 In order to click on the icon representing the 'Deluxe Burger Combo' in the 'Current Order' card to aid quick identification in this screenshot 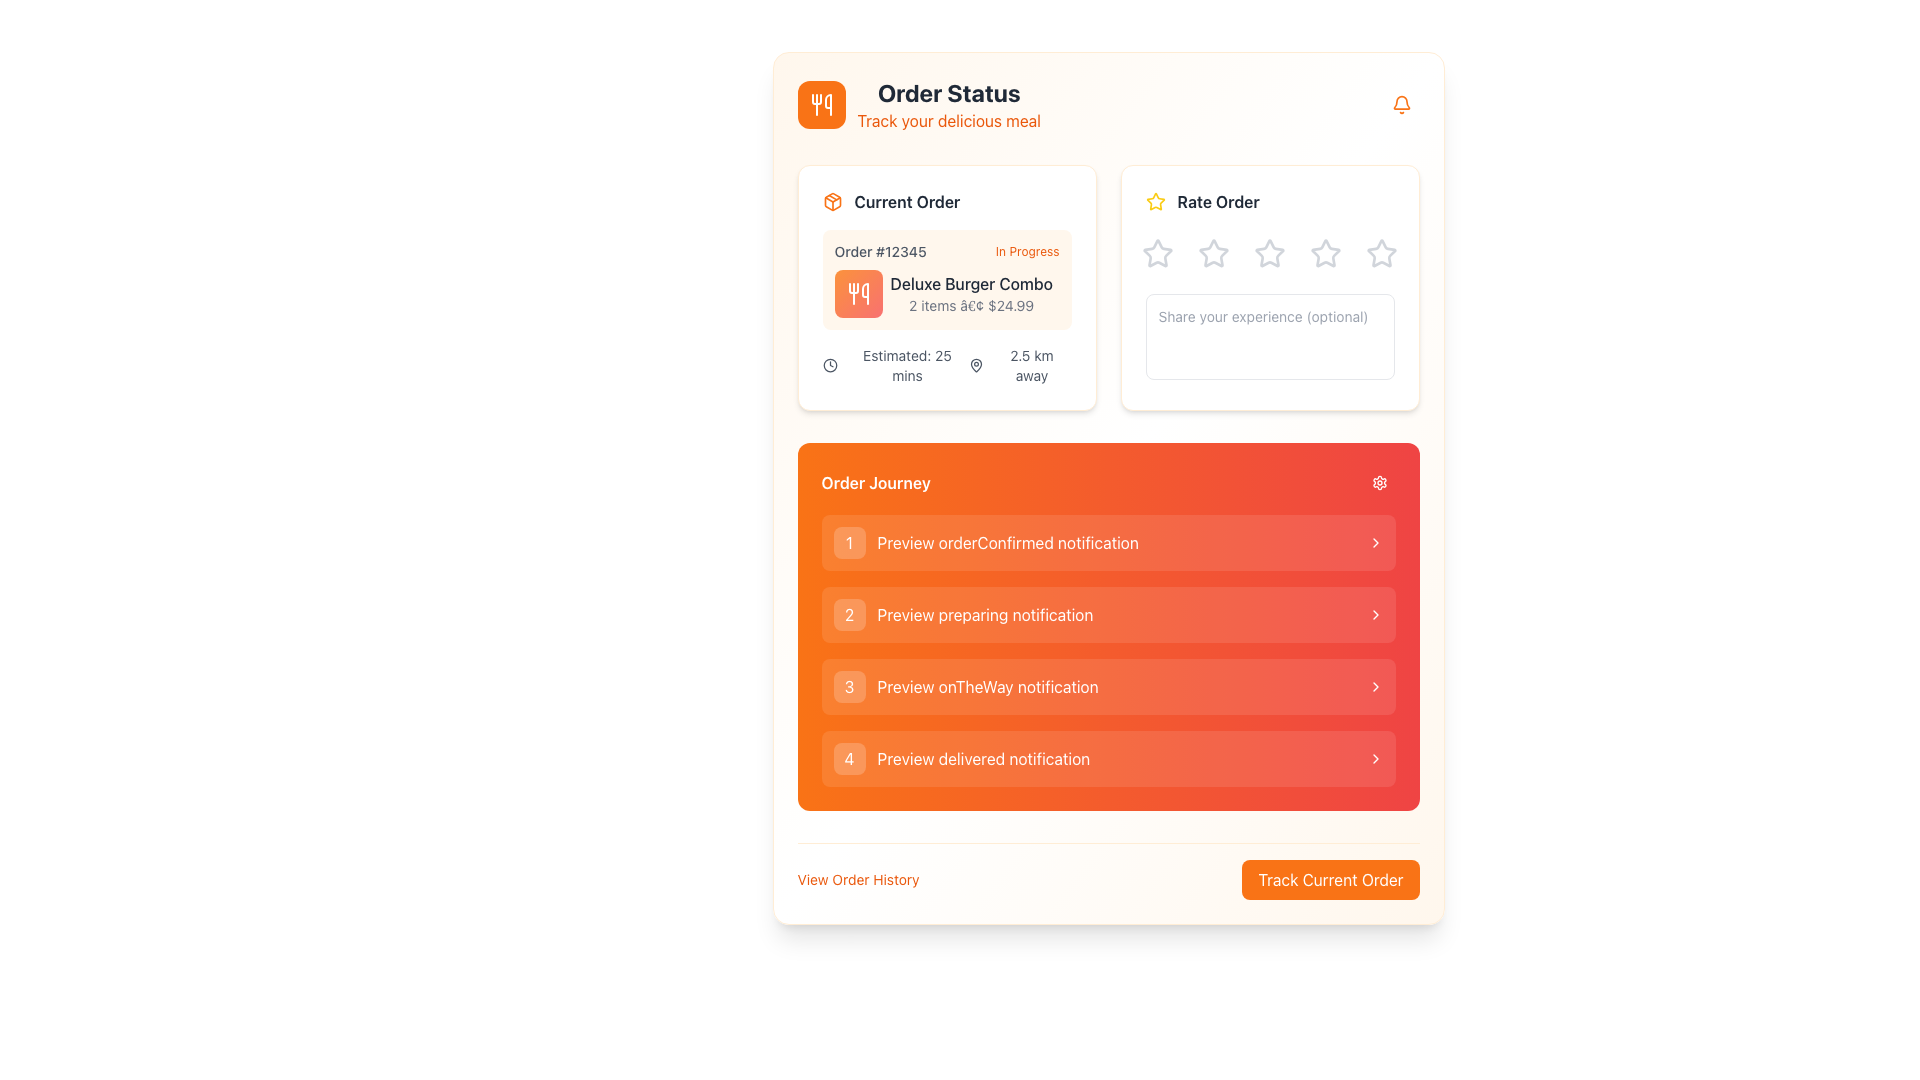, I will do `click(858, 293)`.